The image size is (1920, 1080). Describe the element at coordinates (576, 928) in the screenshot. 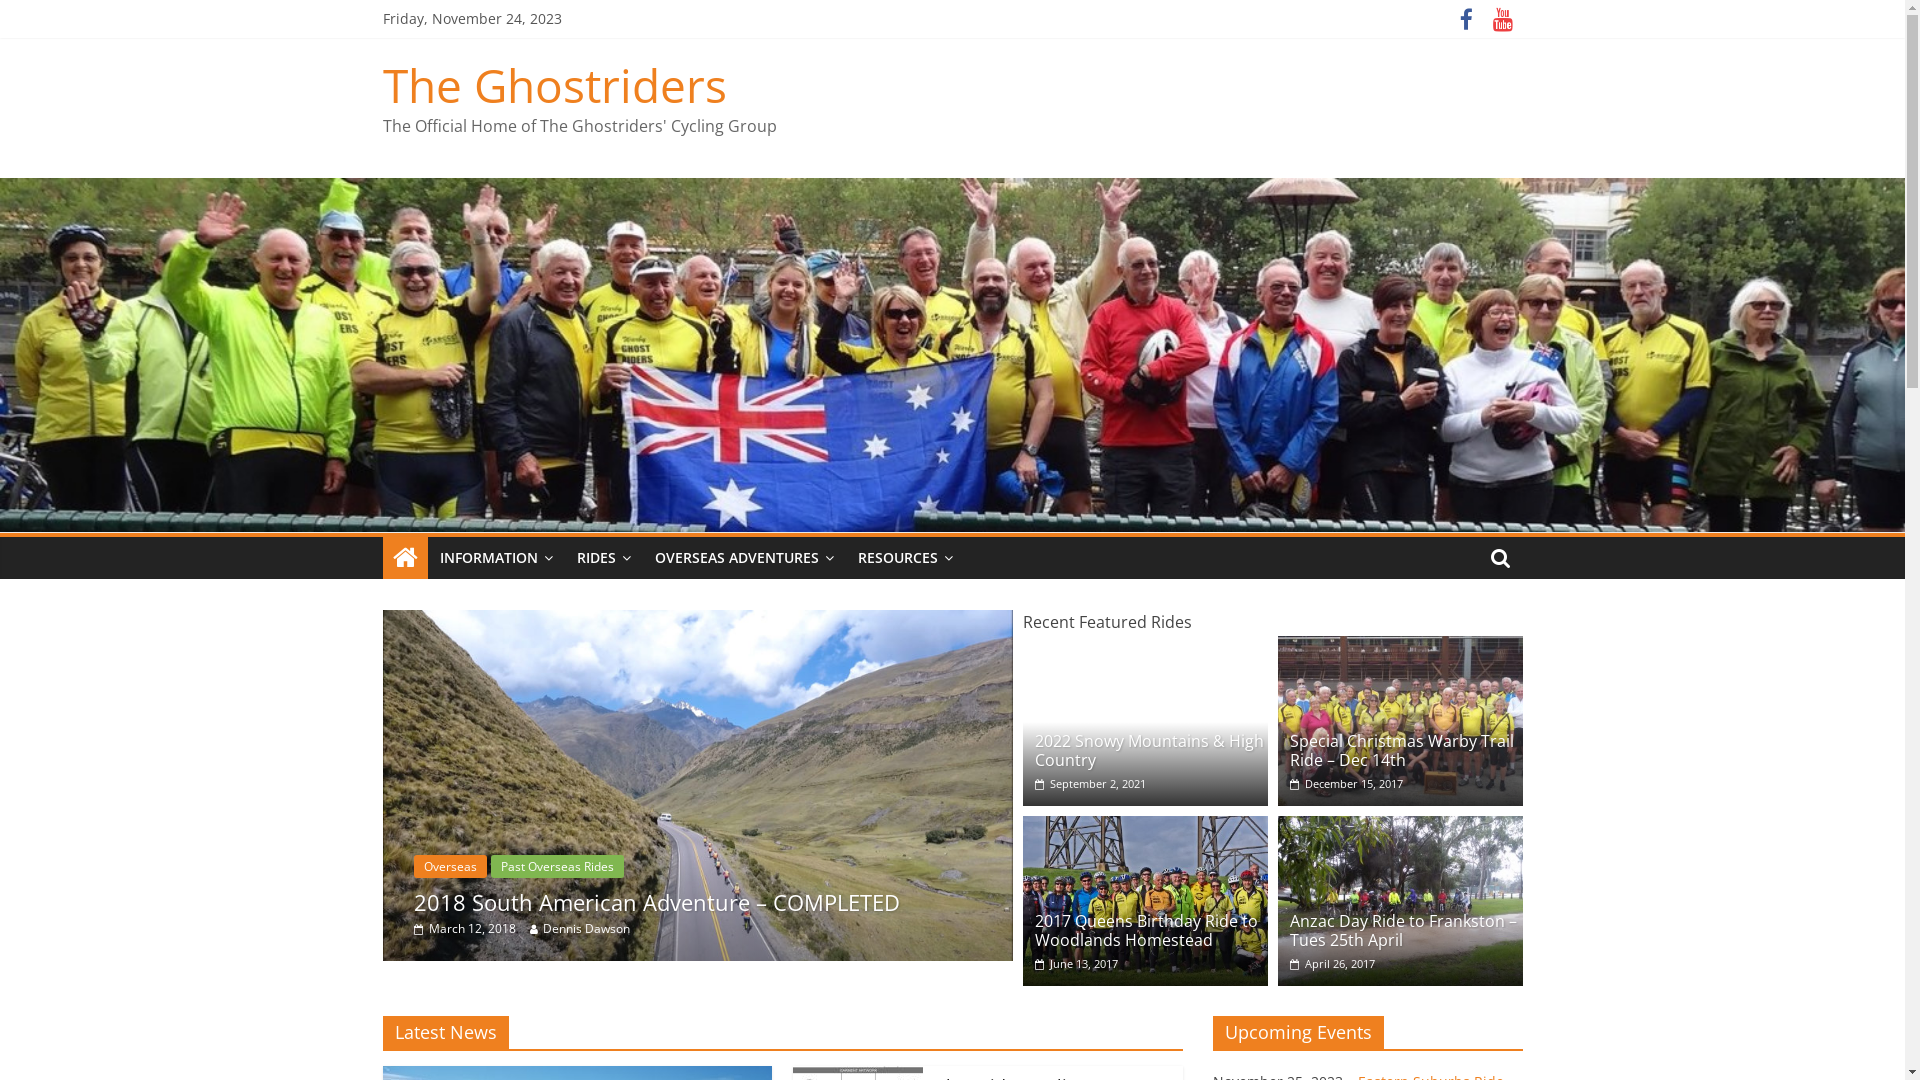

I see `'Dennis Dawson'` at that location.